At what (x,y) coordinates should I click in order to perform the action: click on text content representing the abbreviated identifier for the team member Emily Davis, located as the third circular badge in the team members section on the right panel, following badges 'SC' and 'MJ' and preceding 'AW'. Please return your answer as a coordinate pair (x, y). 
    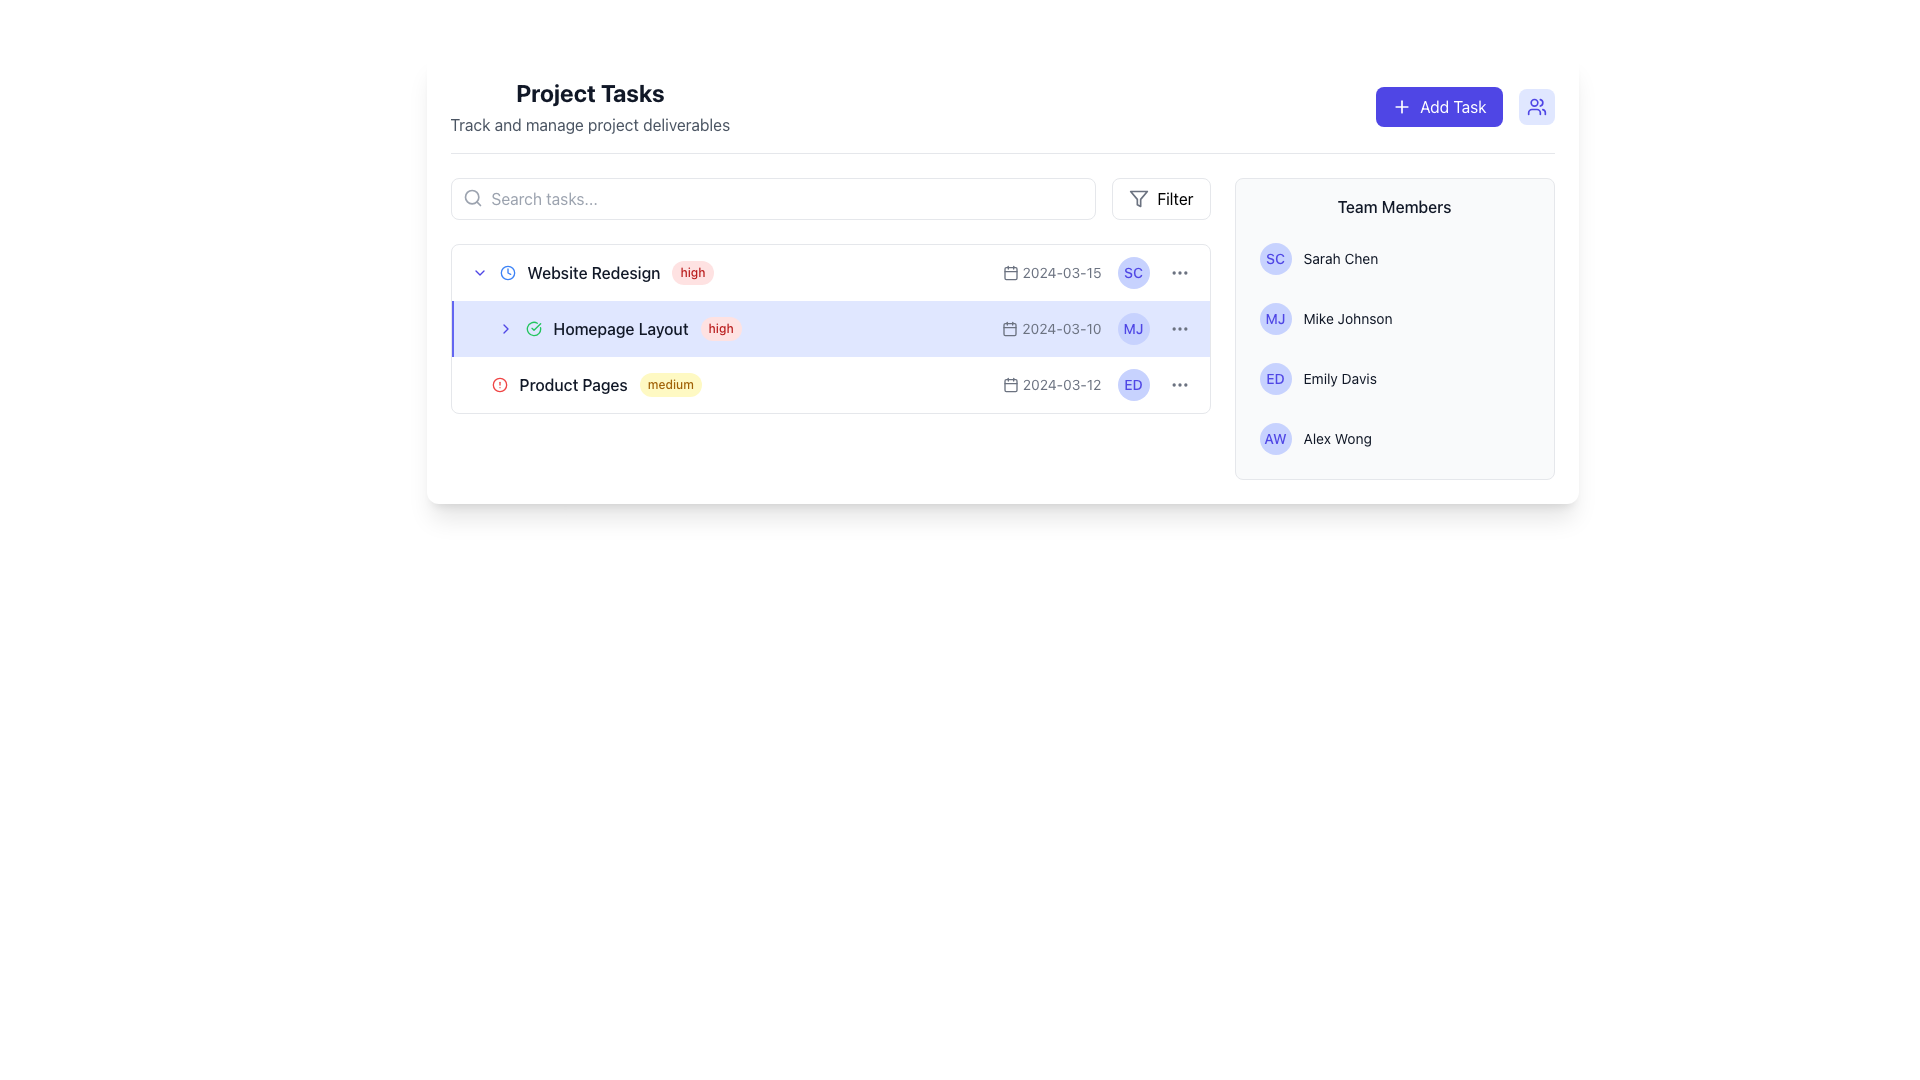
    Looking at the image, I should click on (1133, 385).